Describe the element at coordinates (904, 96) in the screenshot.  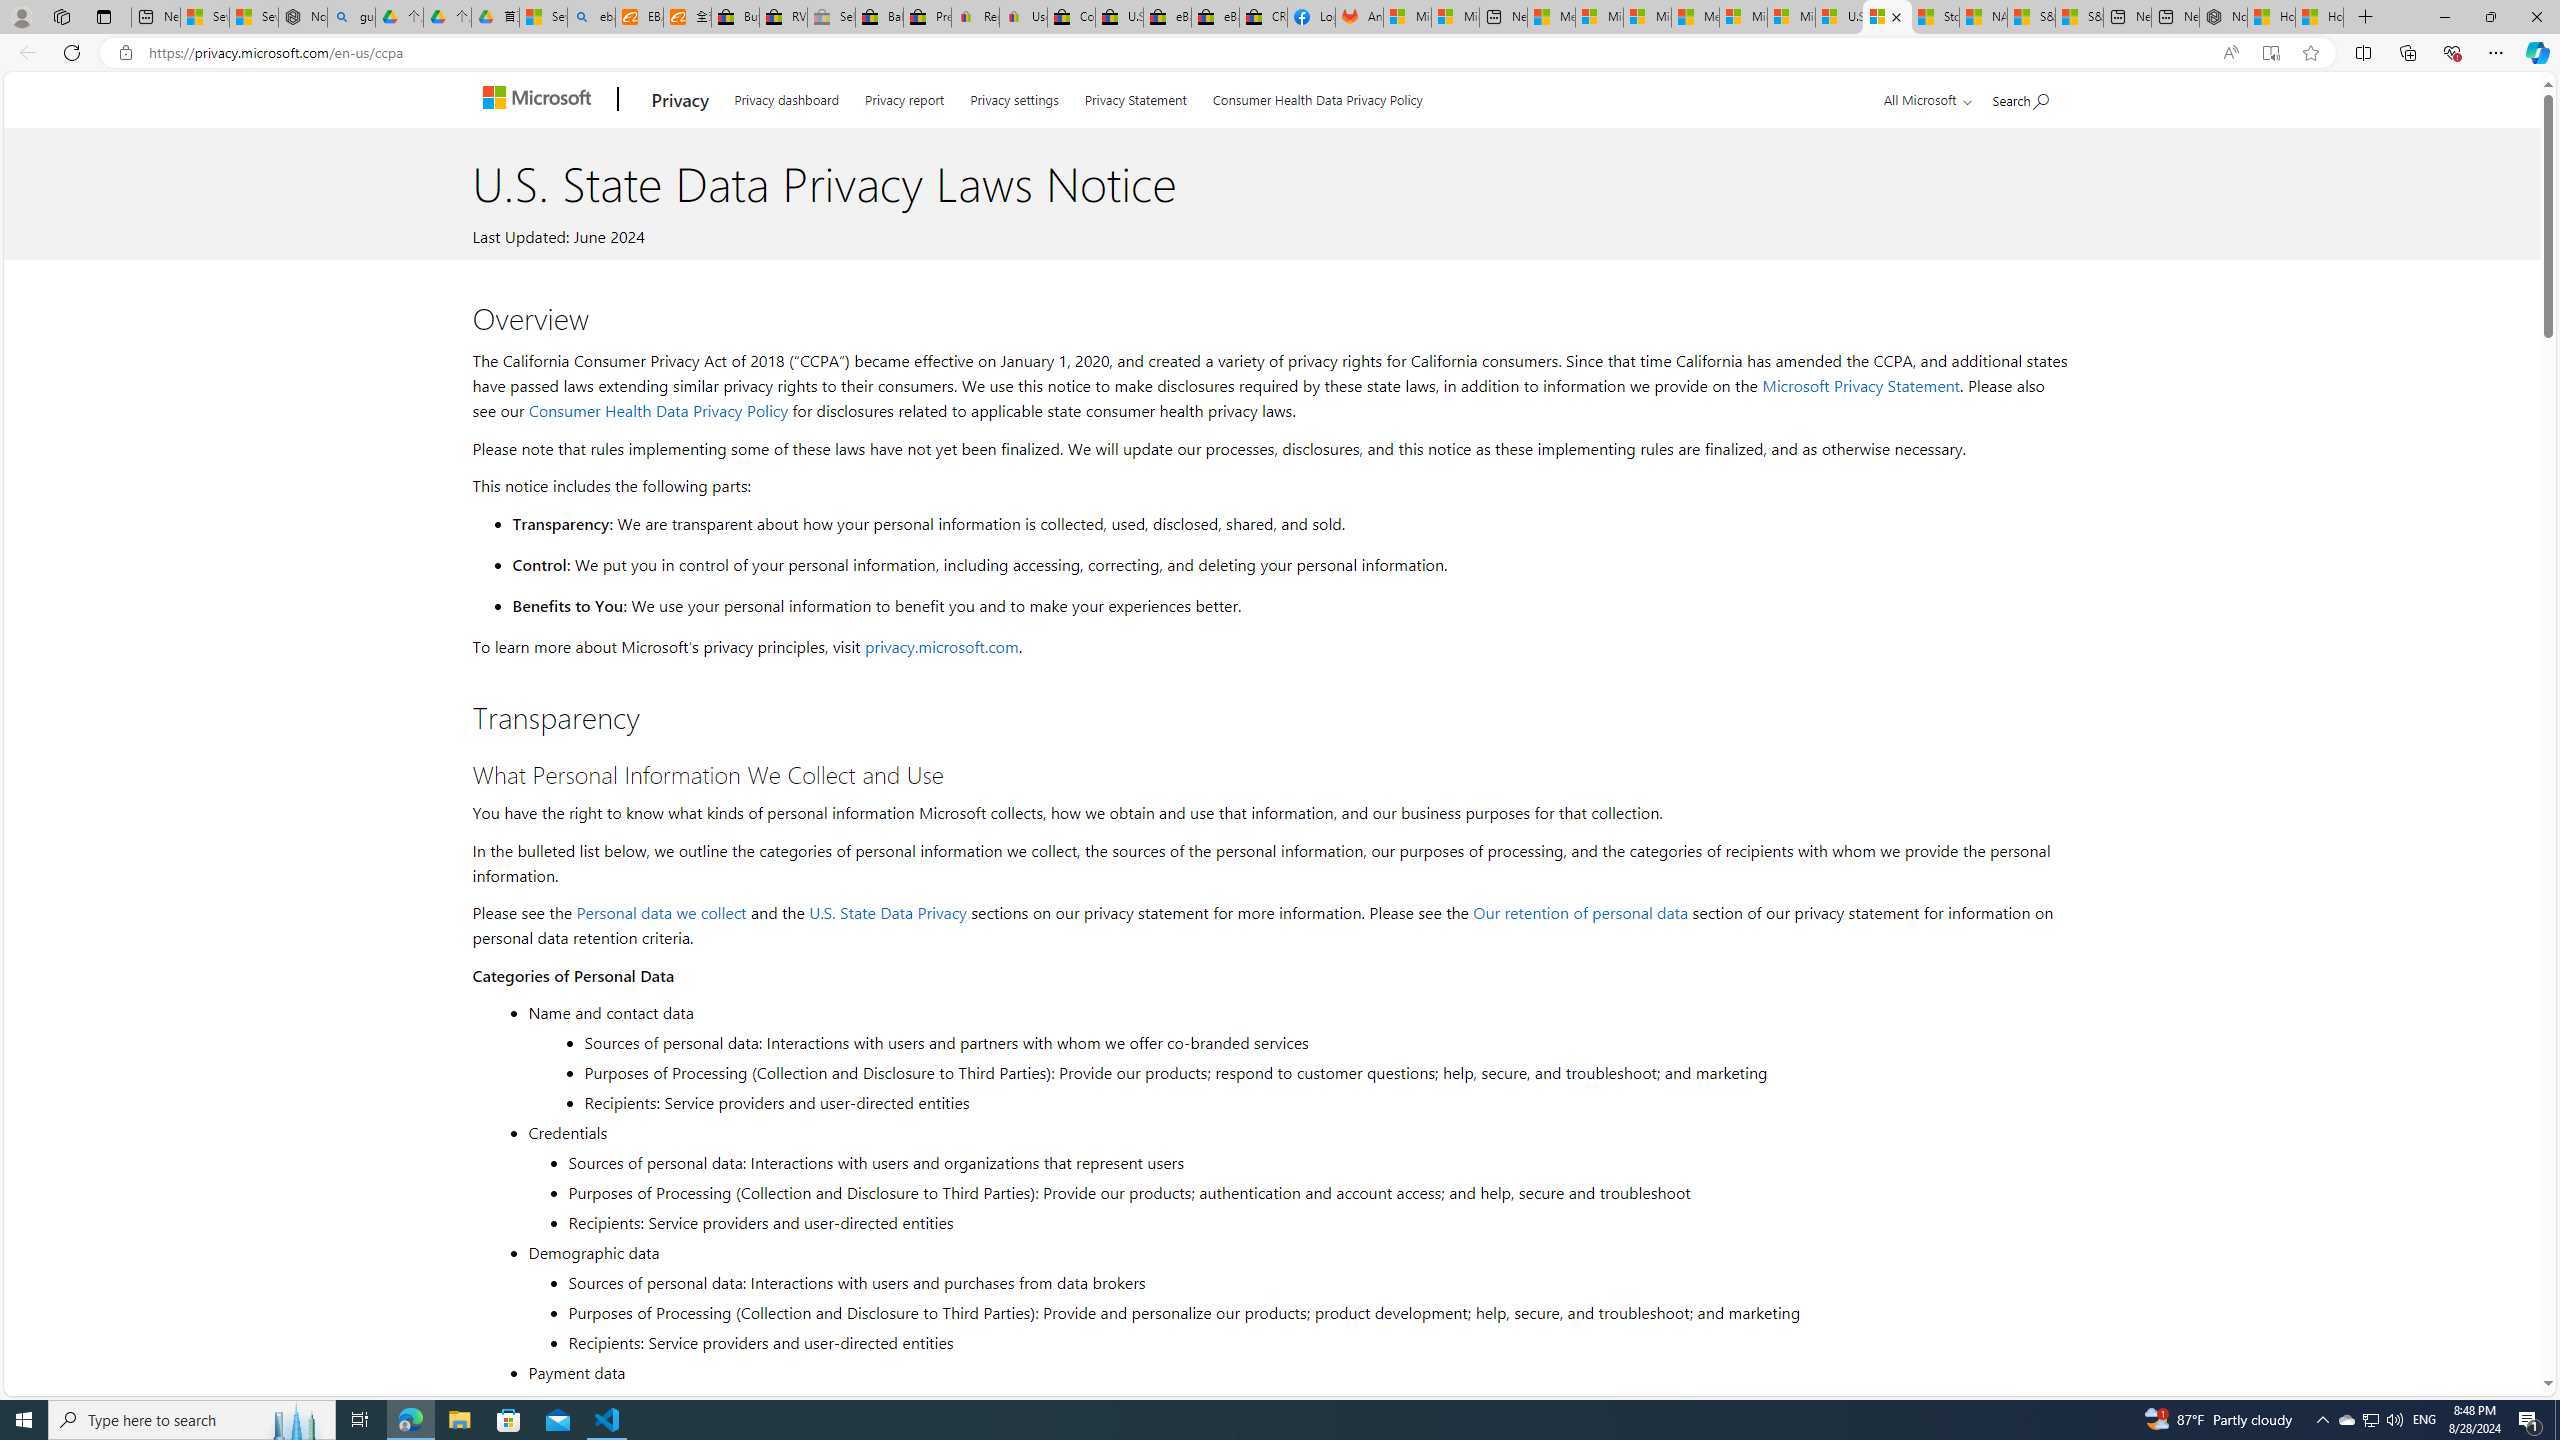
I see `'Privacy report'` at that location.